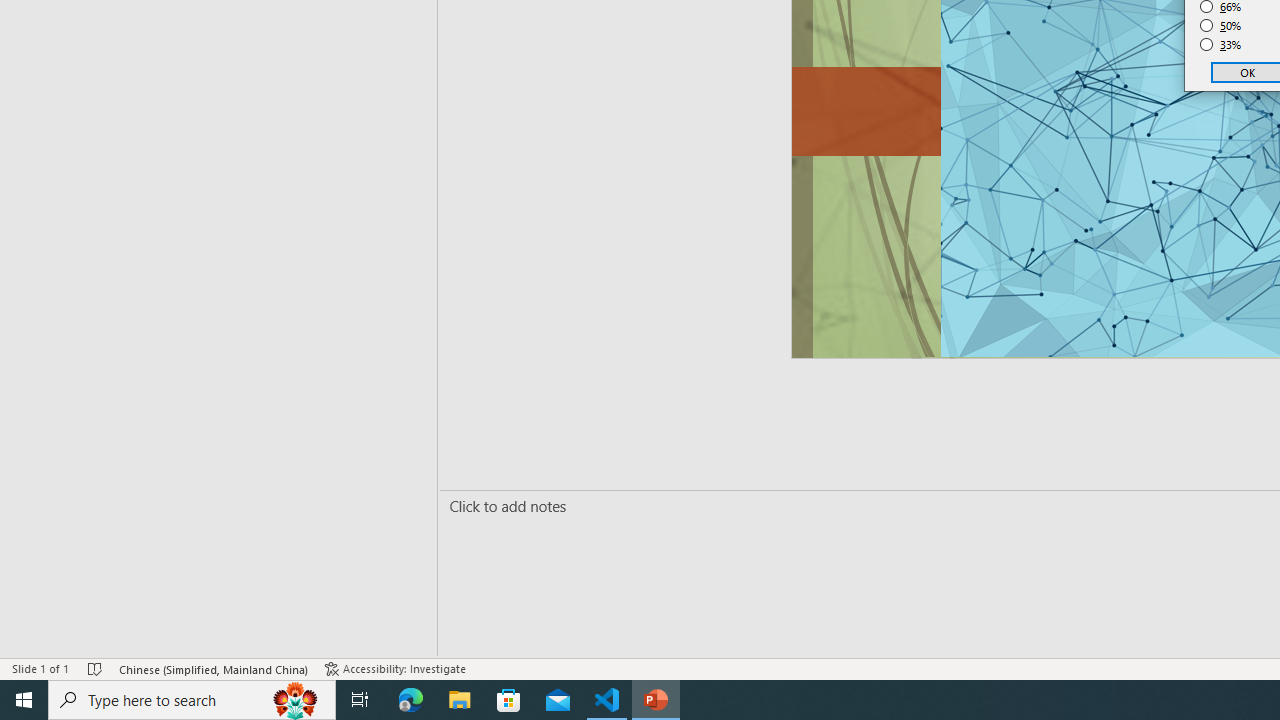 This screenshot has height=720, width=1280. What do you see at coordinates (1220, 25) in the screenshot?
I see `'50%'` at bounding box center [1220, 25].